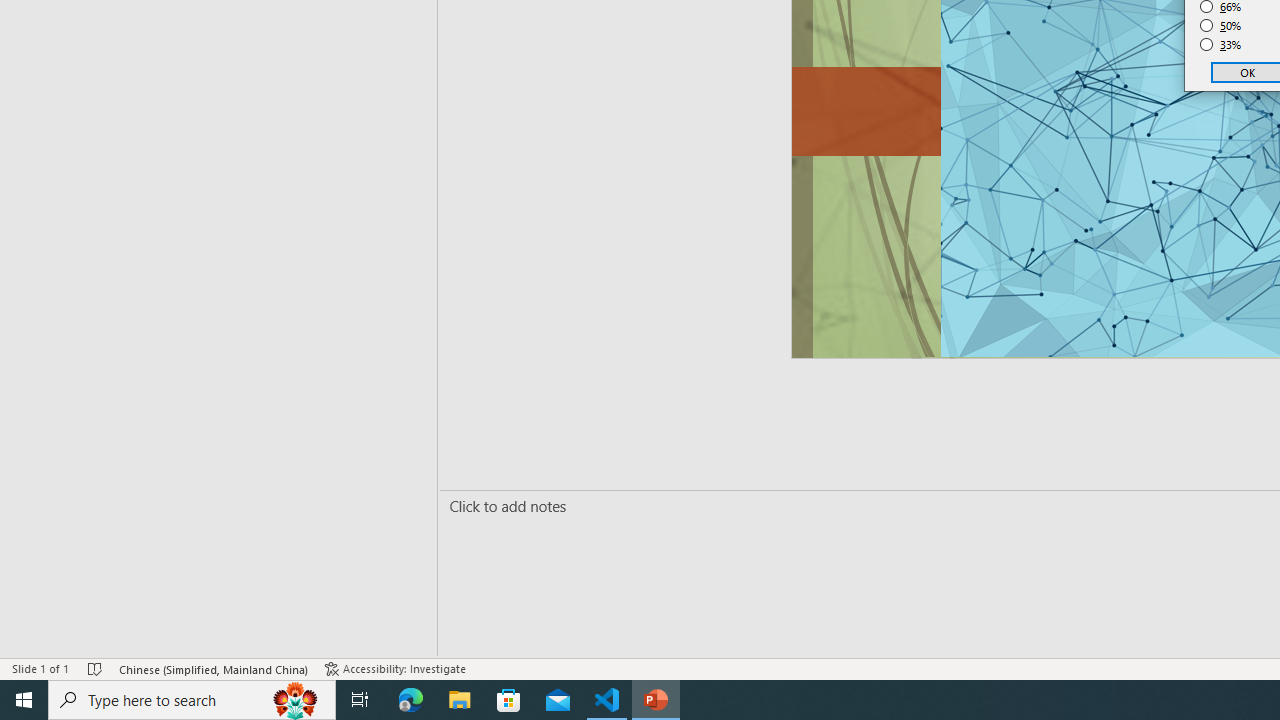 This screenshot has height=720, width=1280. What do you see at coordinates (1220, 25) in the screenshot?
I see `'50%'` at bounding box center [1220, 25].